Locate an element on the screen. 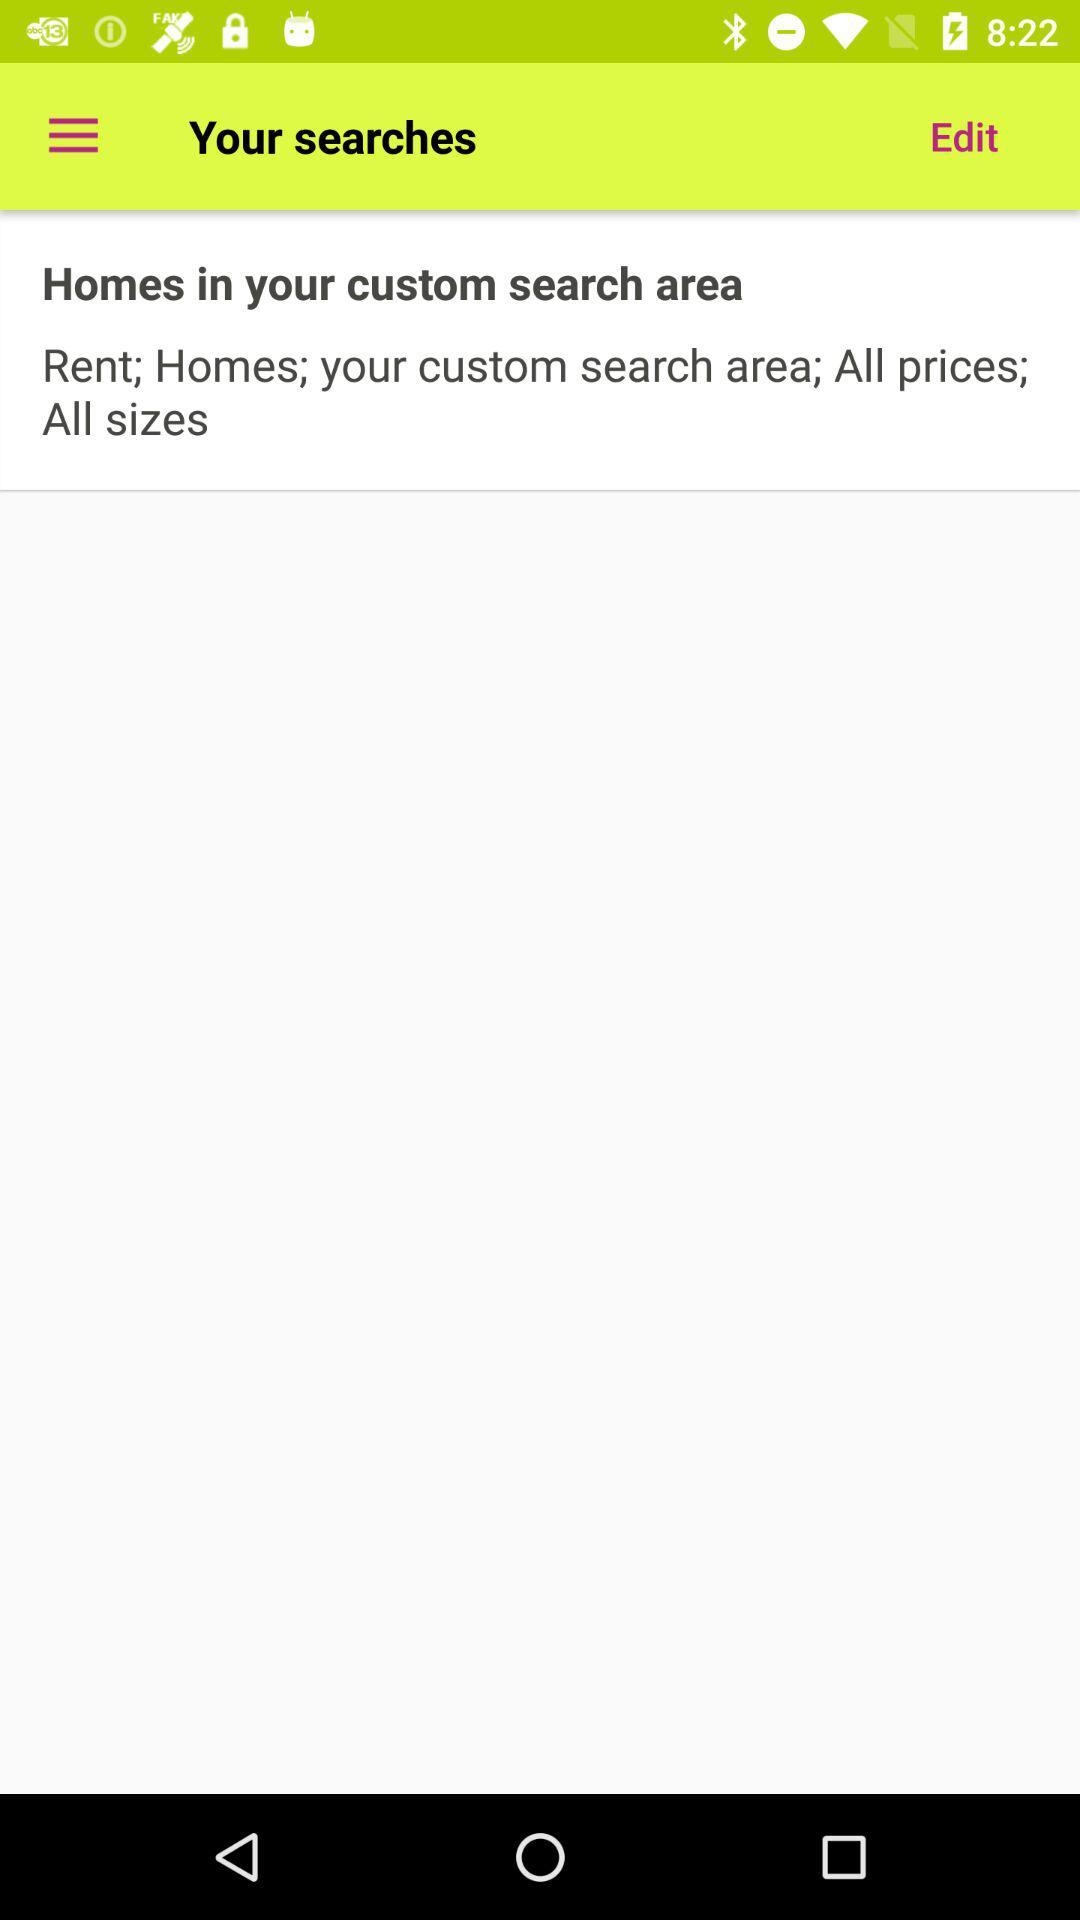 The height and width of the screenshot is (1920, 1080). the item above homes in your icon is located at coordinates (72, 135).